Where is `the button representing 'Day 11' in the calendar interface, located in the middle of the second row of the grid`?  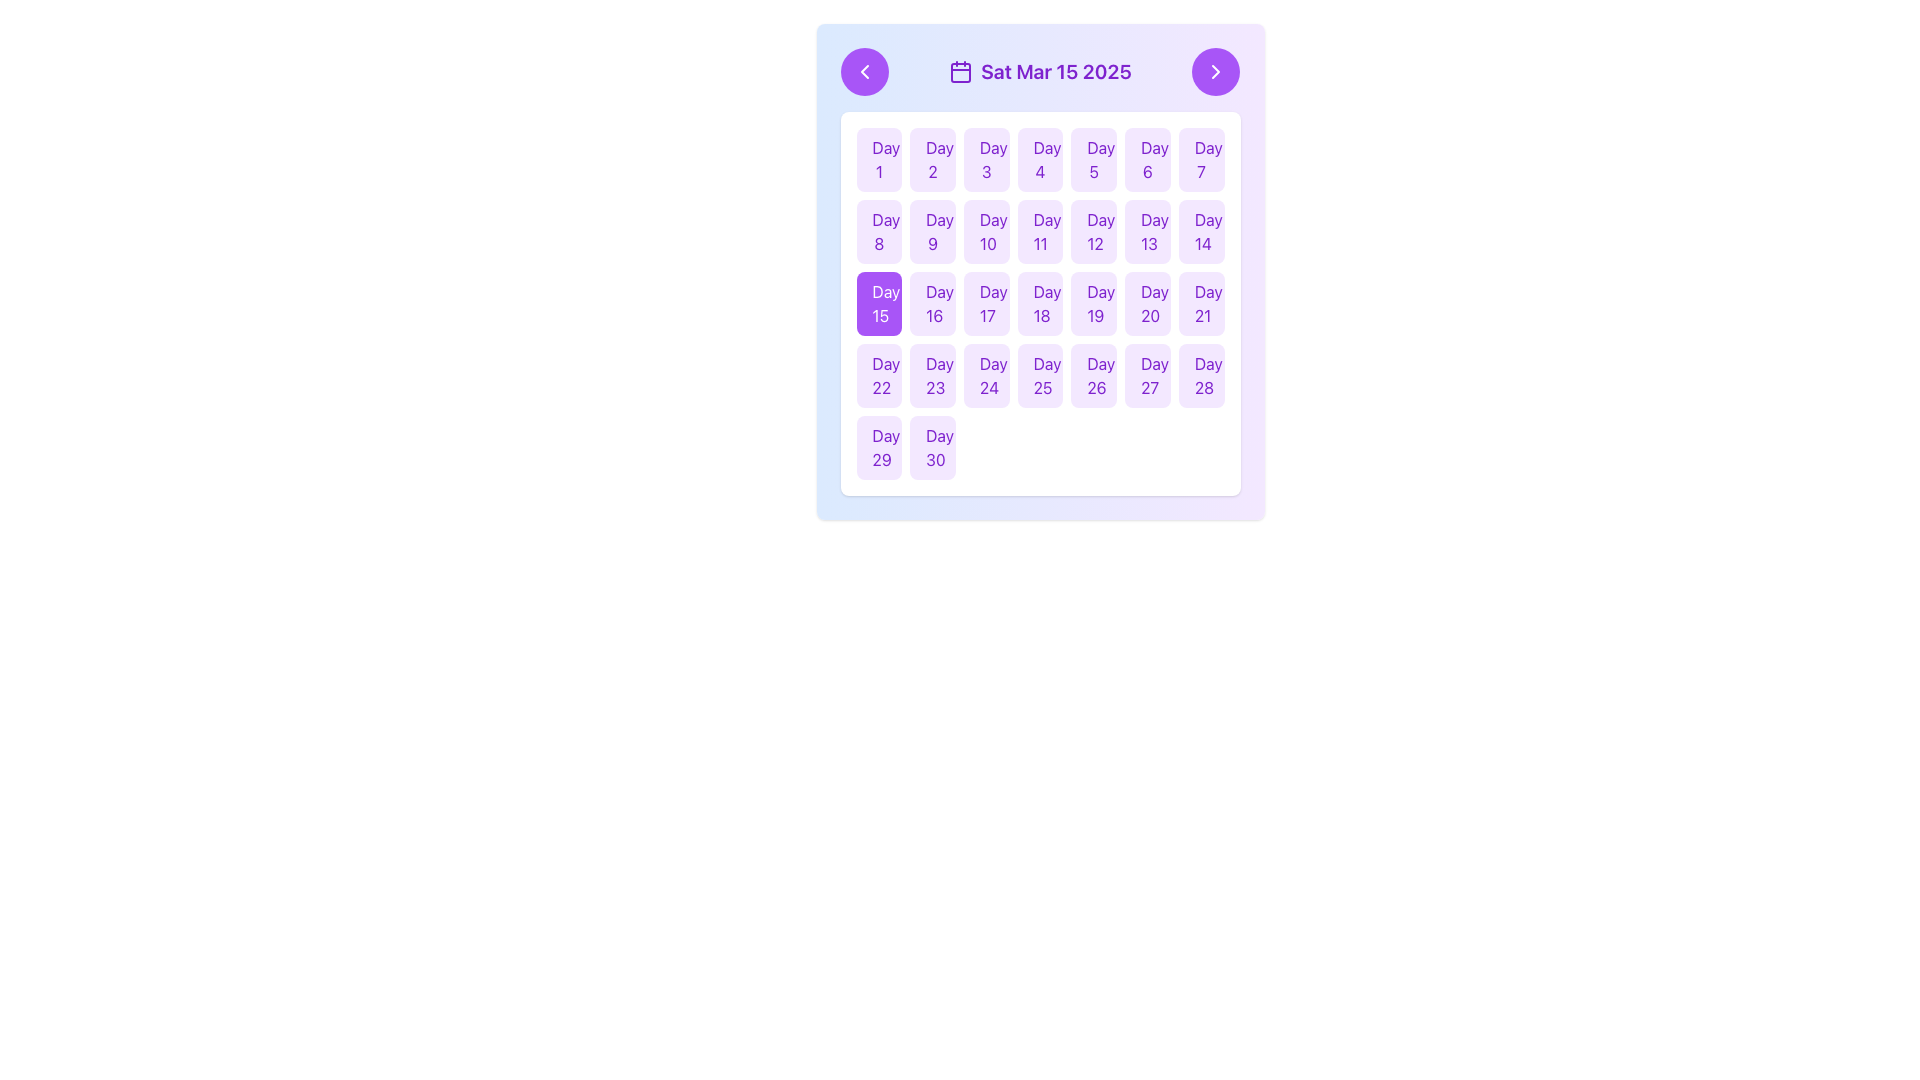 the button representing 'Day 11' in the calendar interface, located in the middle of the second row of the grid is located at coordinates (1040, 230).